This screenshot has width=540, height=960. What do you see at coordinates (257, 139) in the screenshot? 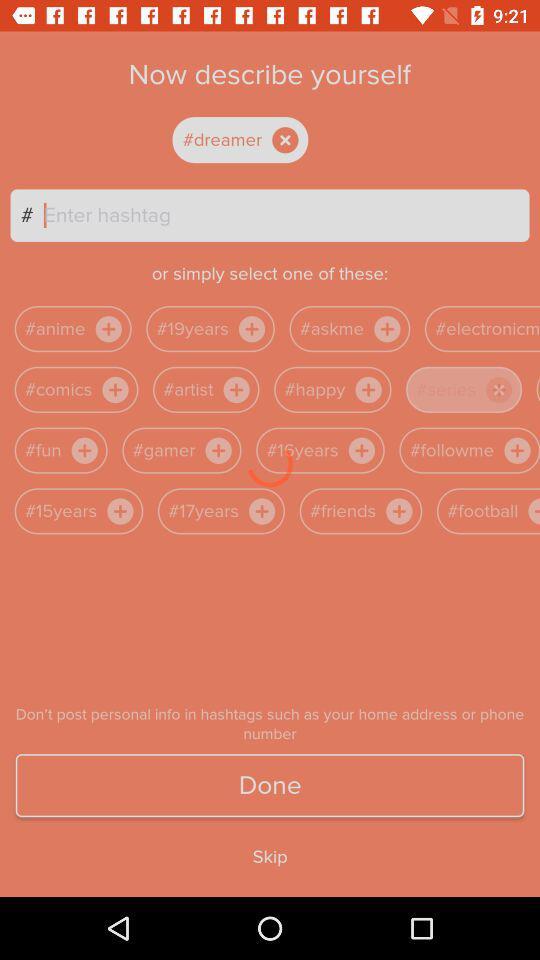
I see `word` at bounding box center [257, 139].